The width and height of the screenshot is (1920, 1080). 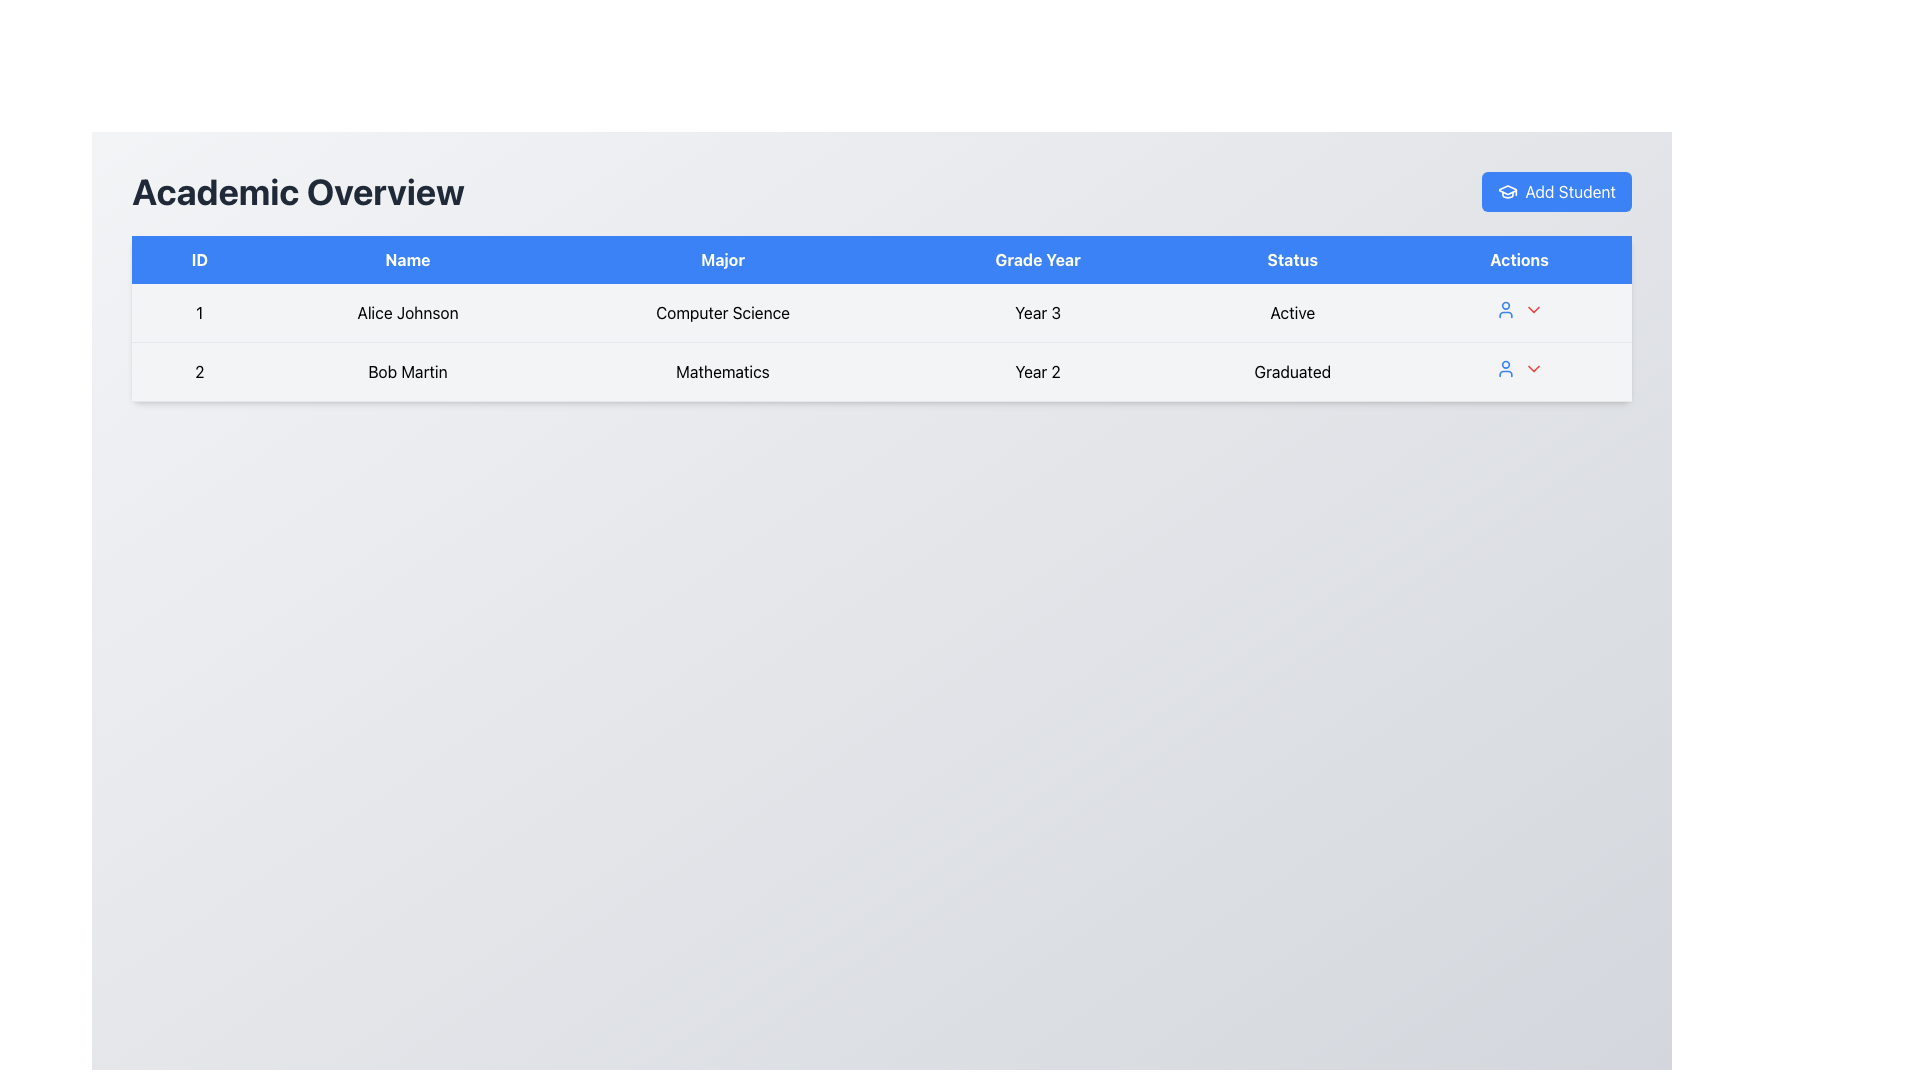 I want to click on text from the blue header cell labeled 'ID', which is the first cell in the top row of the table, so click(x=199, y=258).